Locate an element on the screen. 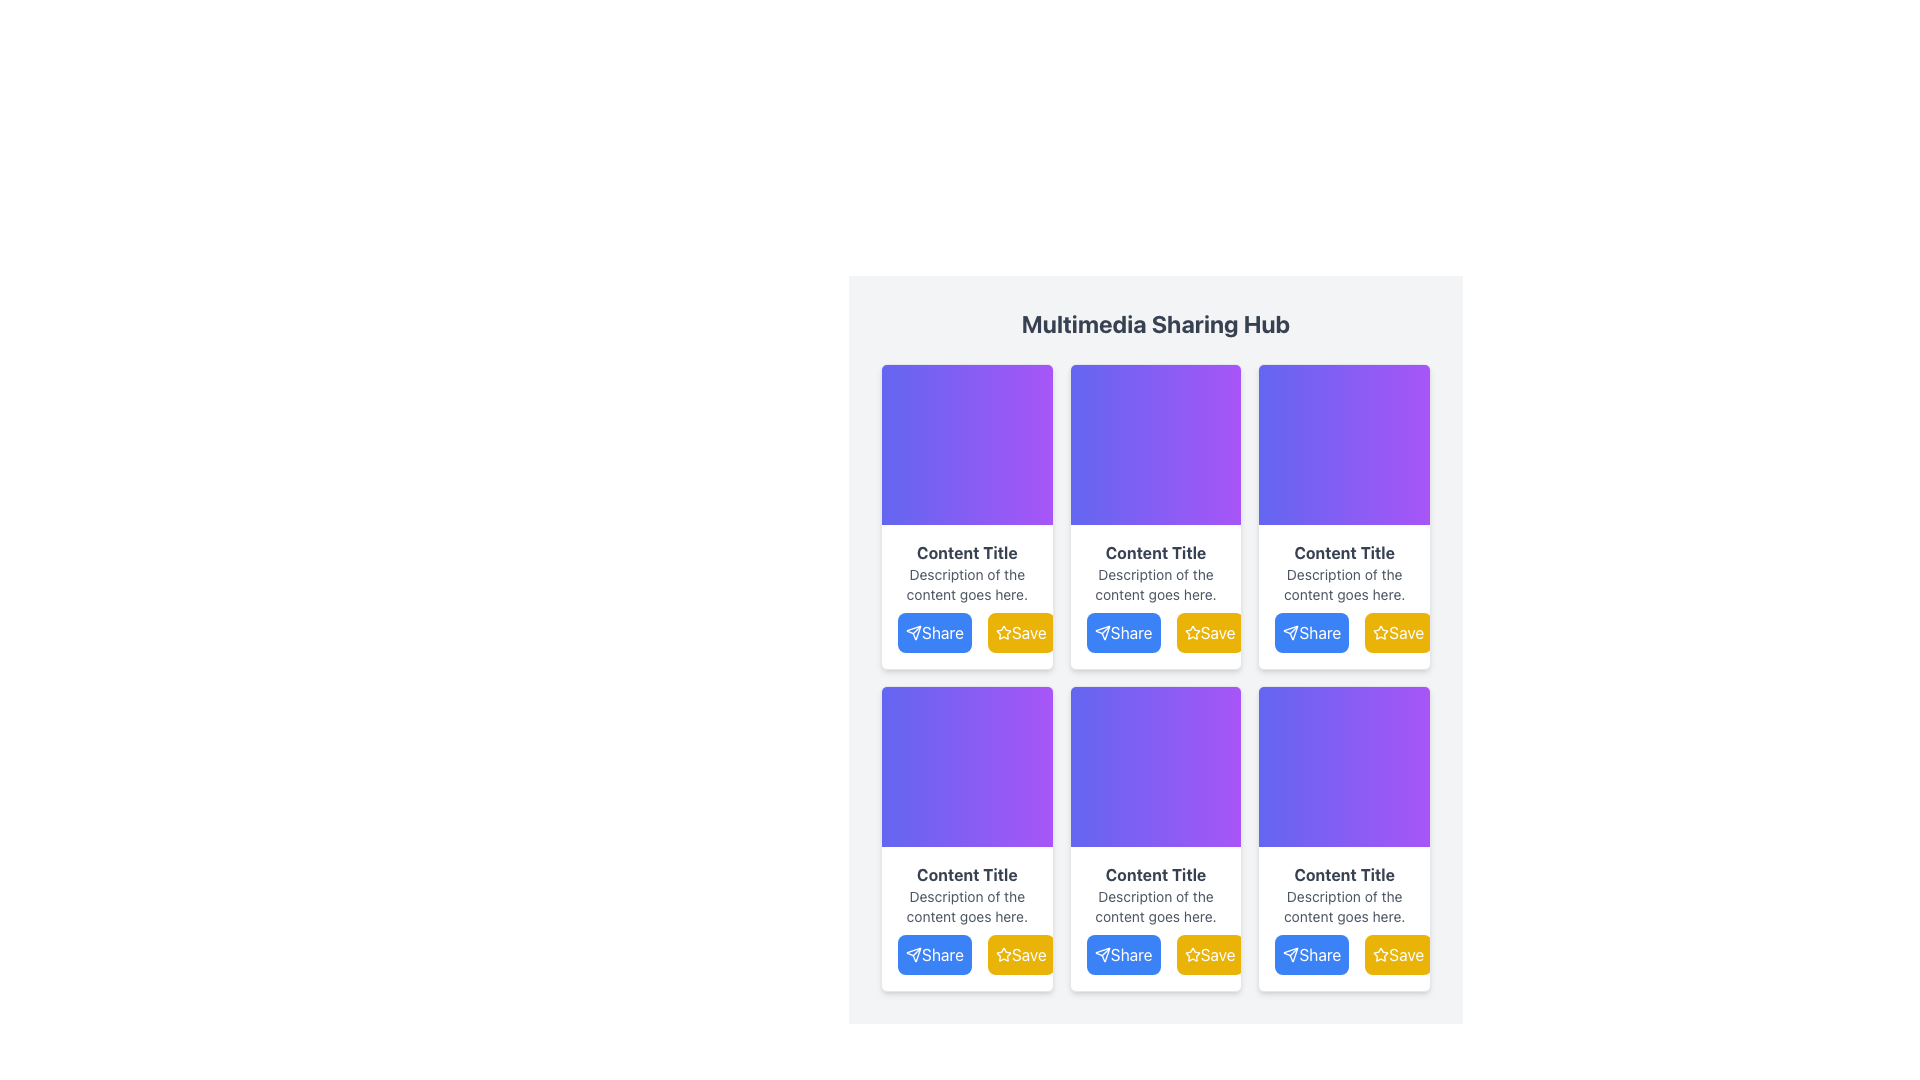 This screenshot has width=1920, height=1080. text label that displays 'Content Title', which is positioned at the top of the third card in the multimedia grid layout is located at coordinates (1344, 552).